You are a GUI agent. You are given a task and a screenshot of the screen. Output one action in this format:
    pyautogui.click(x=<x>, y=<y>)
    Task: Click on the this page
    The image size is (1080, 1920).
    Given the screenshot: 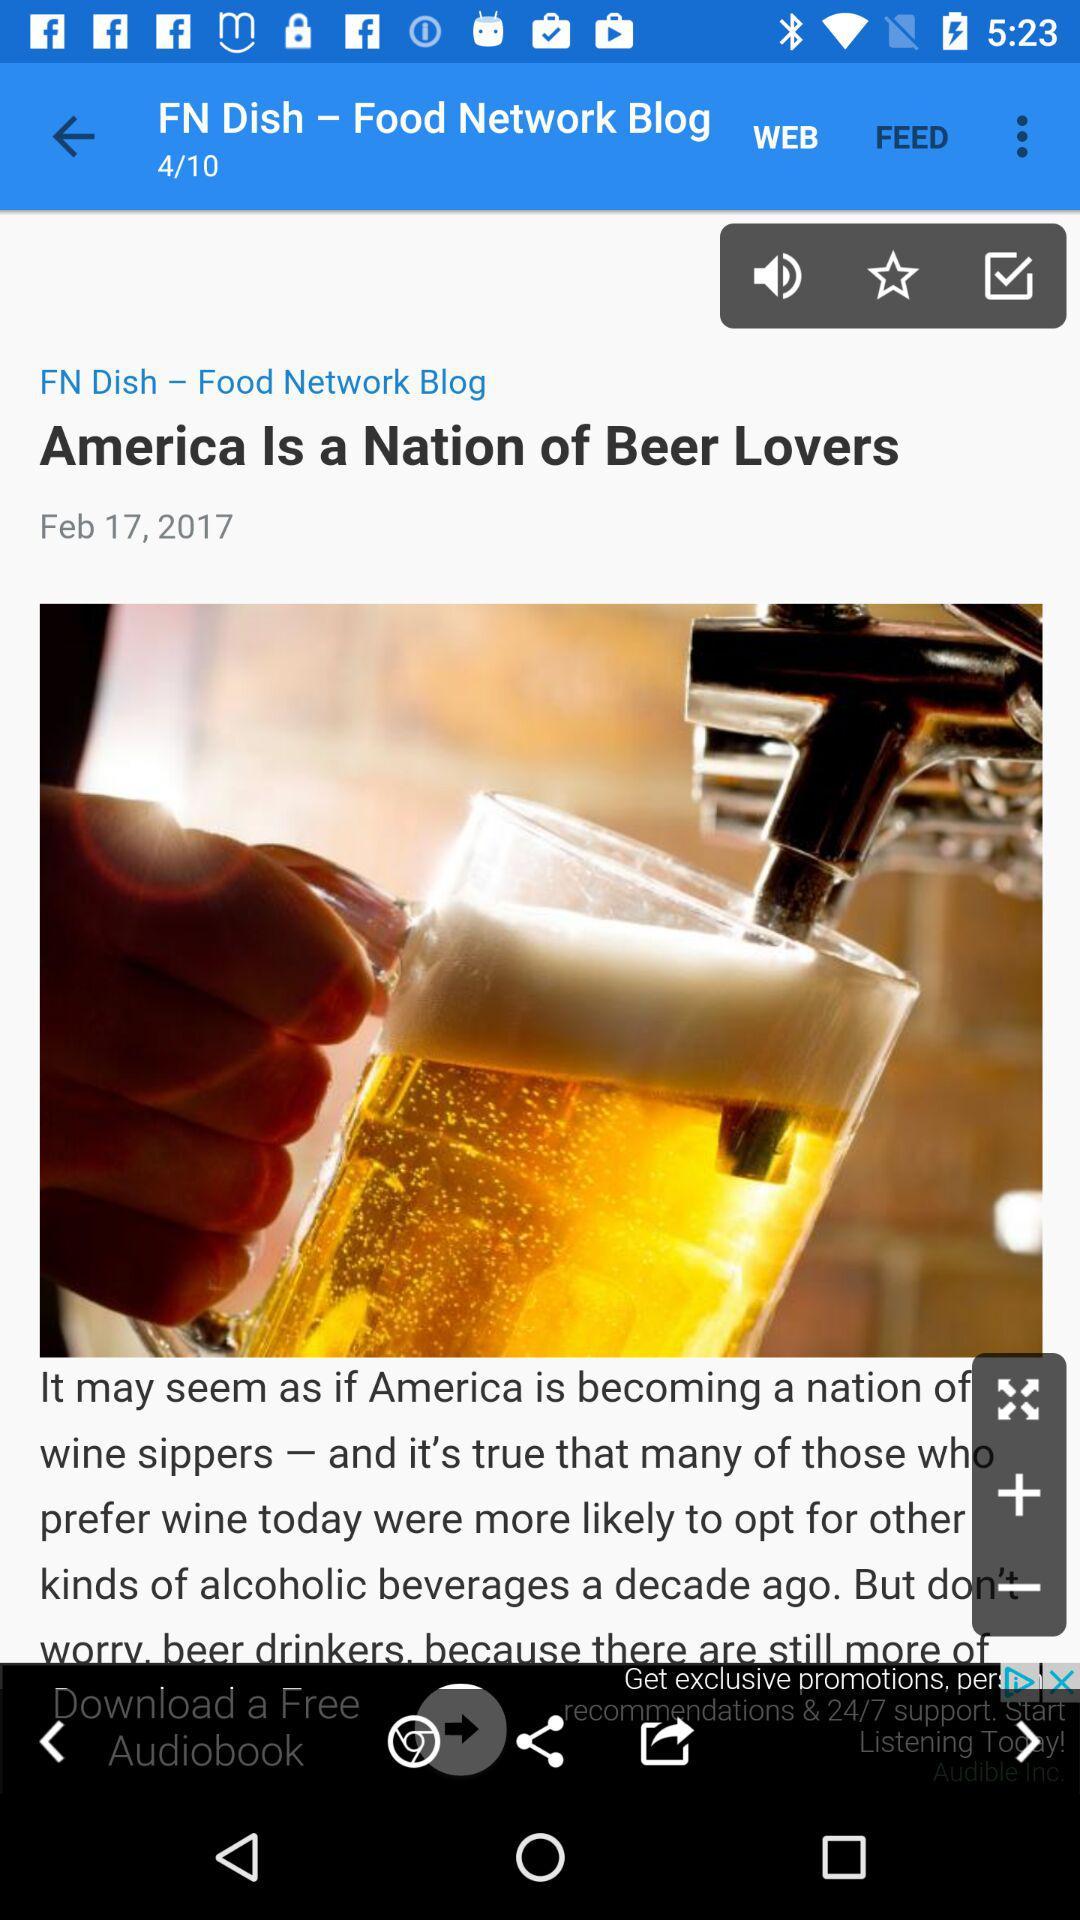 What is the action you would take?
    pyautogui.click(x=892, y=274)
    